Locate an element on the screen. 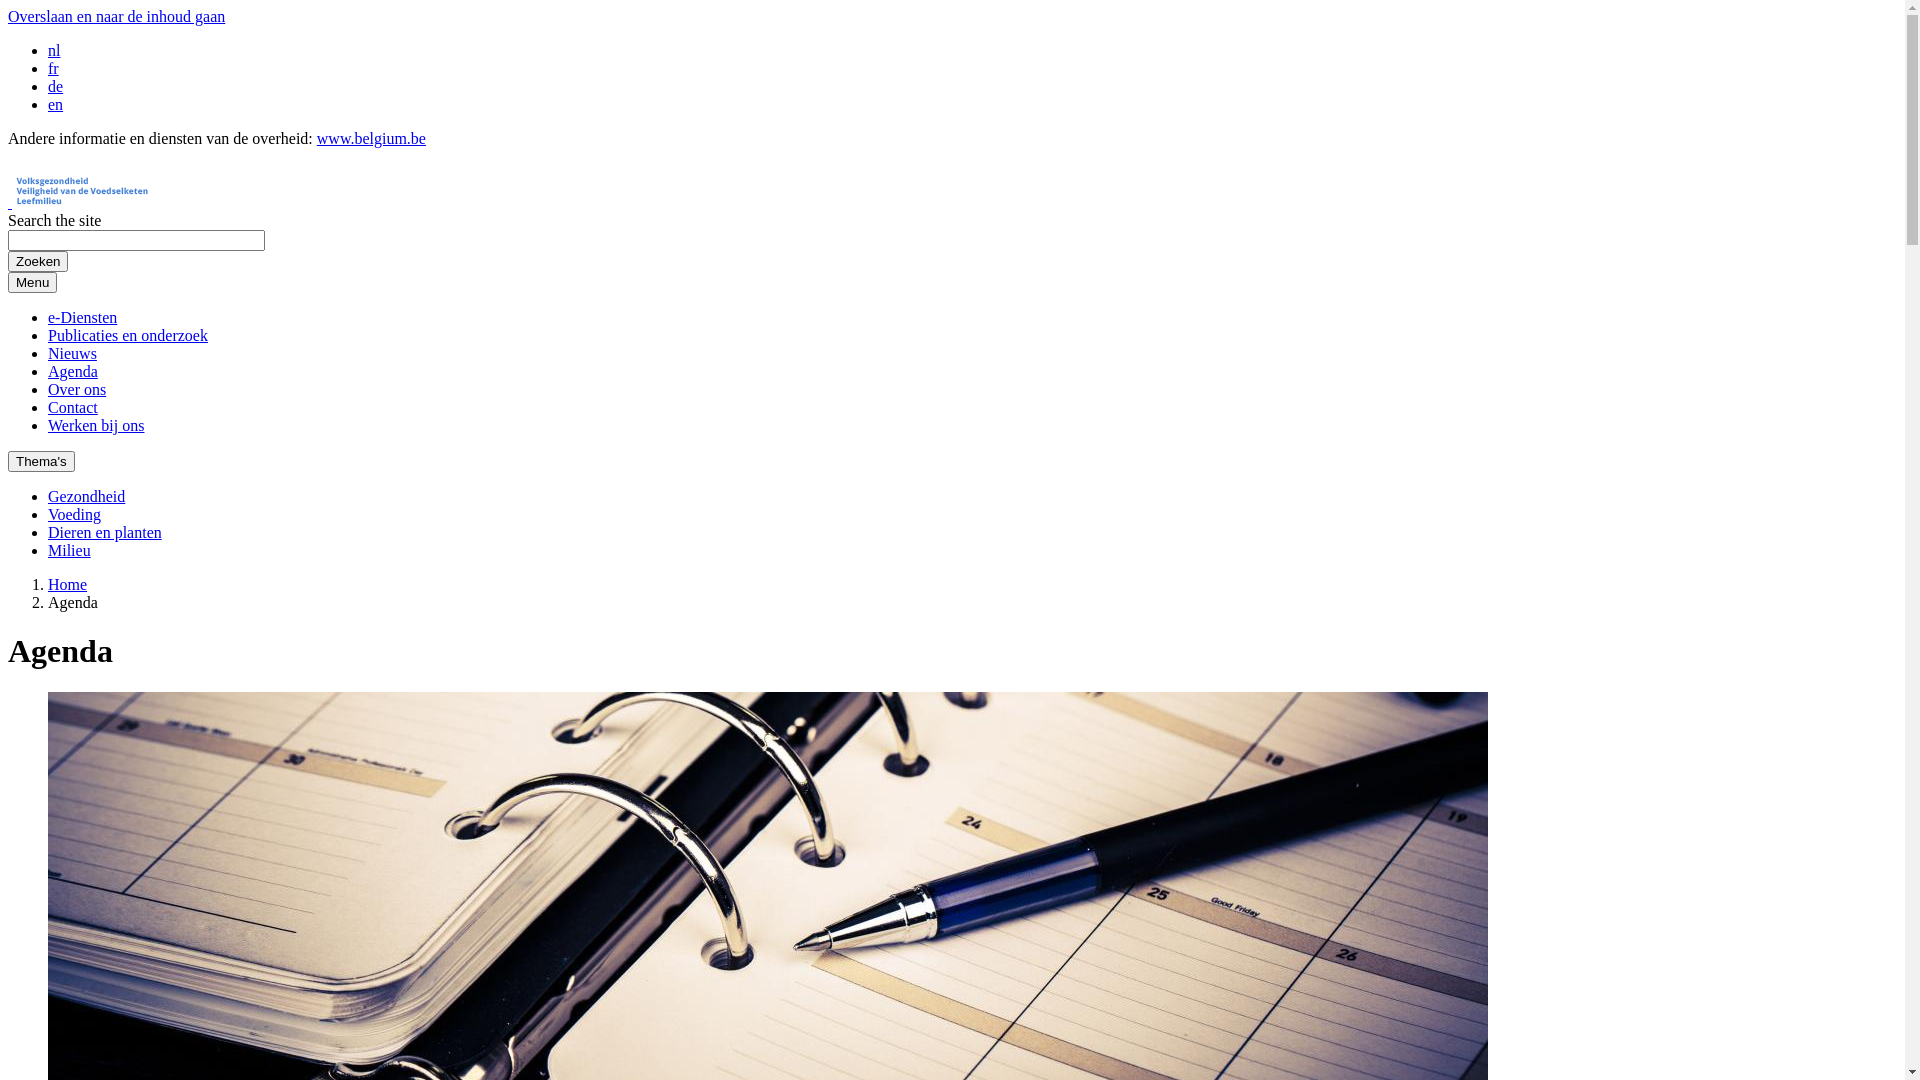 The height and width of the screenshot is (1080, 1920). 'e-Diensten' is located at coordinates (81, 316).